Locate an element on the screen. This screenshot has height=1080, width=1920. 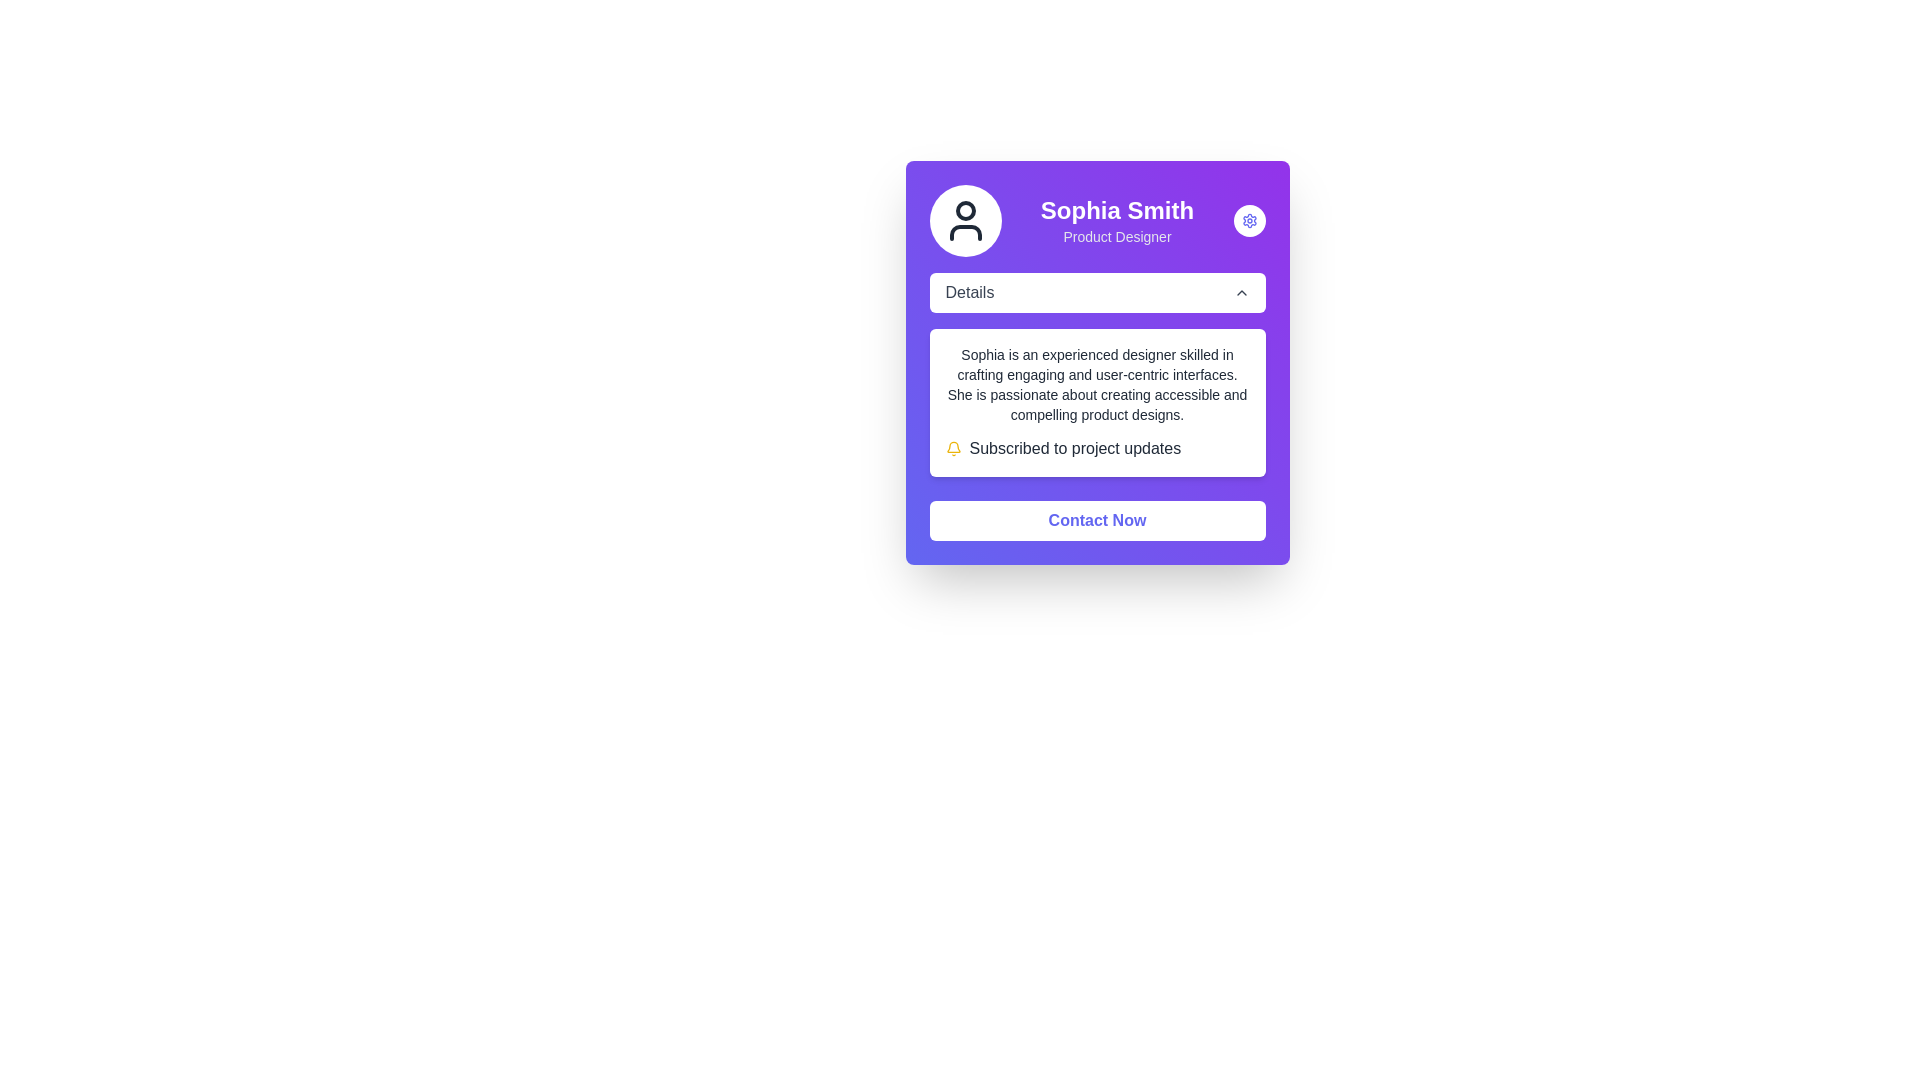
the lower main body part of the bell icon with a yellow outline located in the top-right corner of the profile card interface is located at coordinates (952, 446).